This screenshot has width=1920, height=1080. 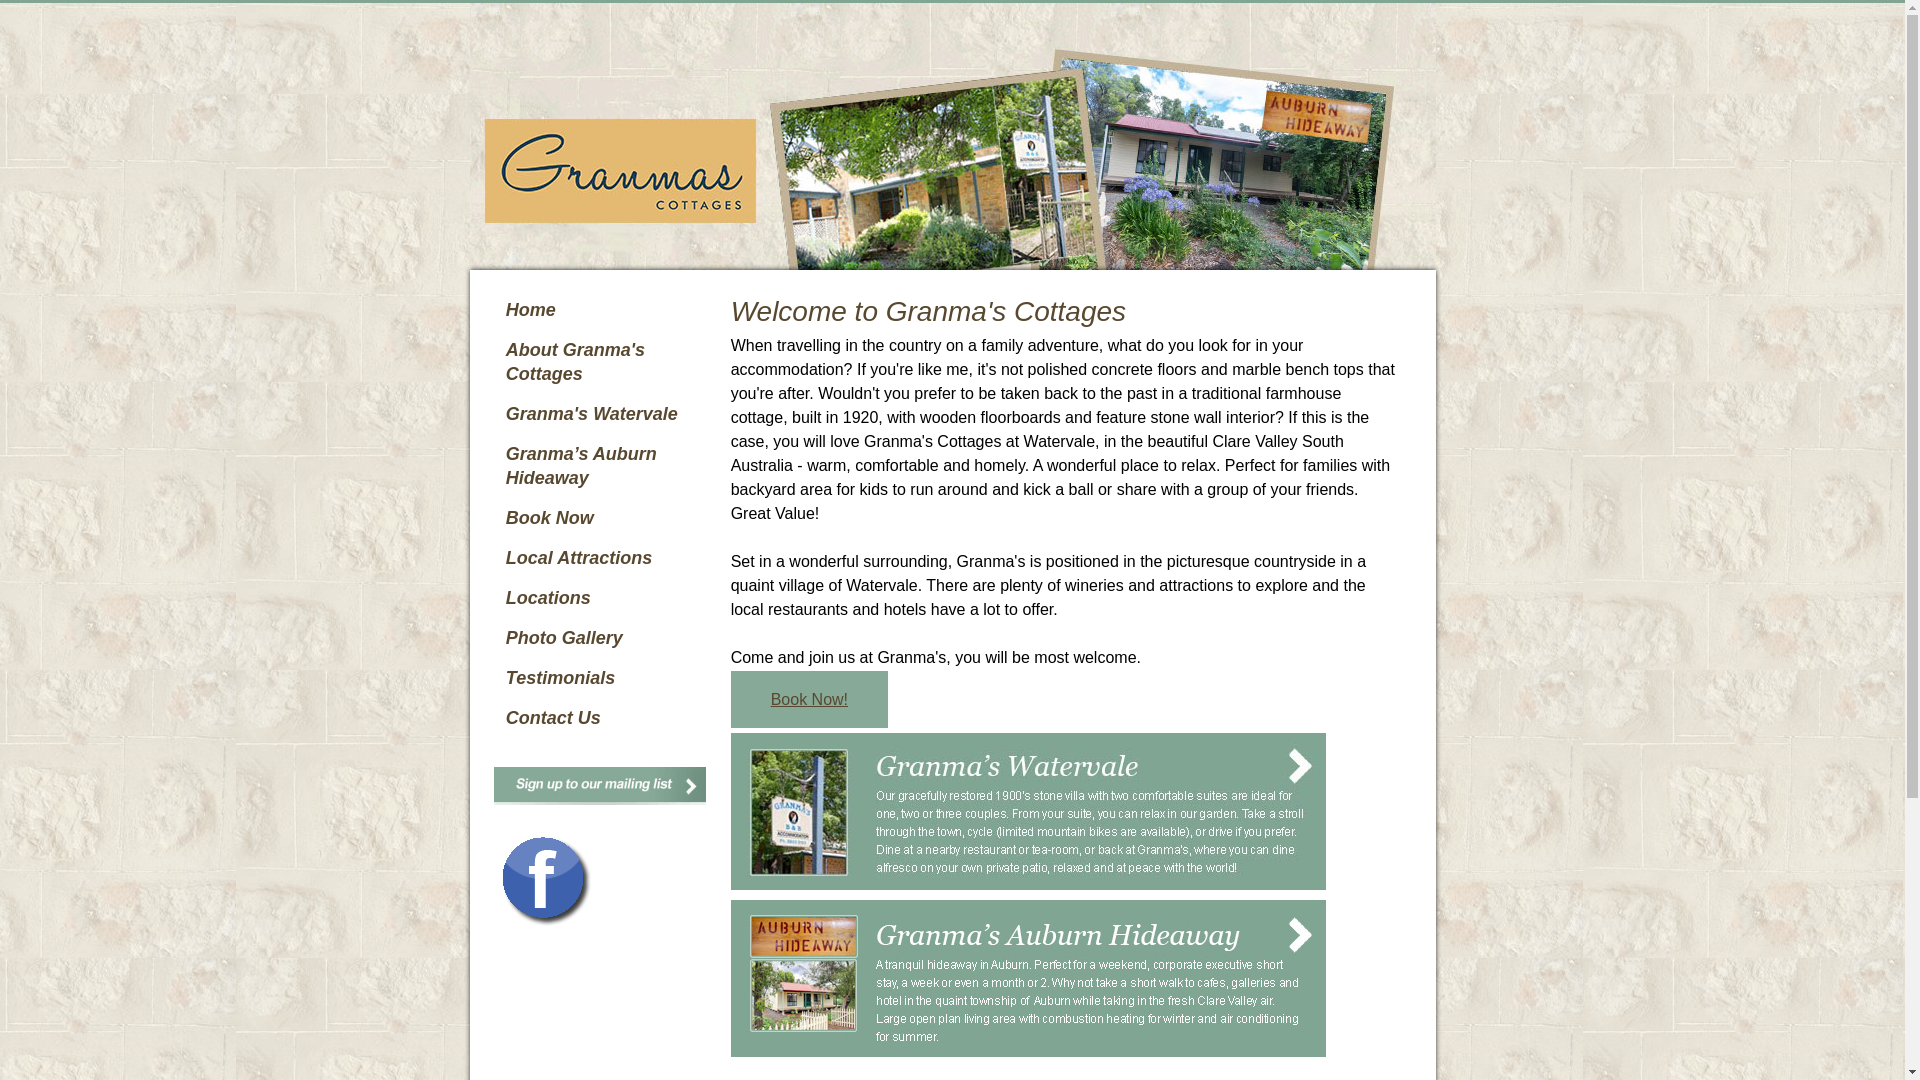 I want to click on 'About Granma's Cottages', so click(x=494, y=362).